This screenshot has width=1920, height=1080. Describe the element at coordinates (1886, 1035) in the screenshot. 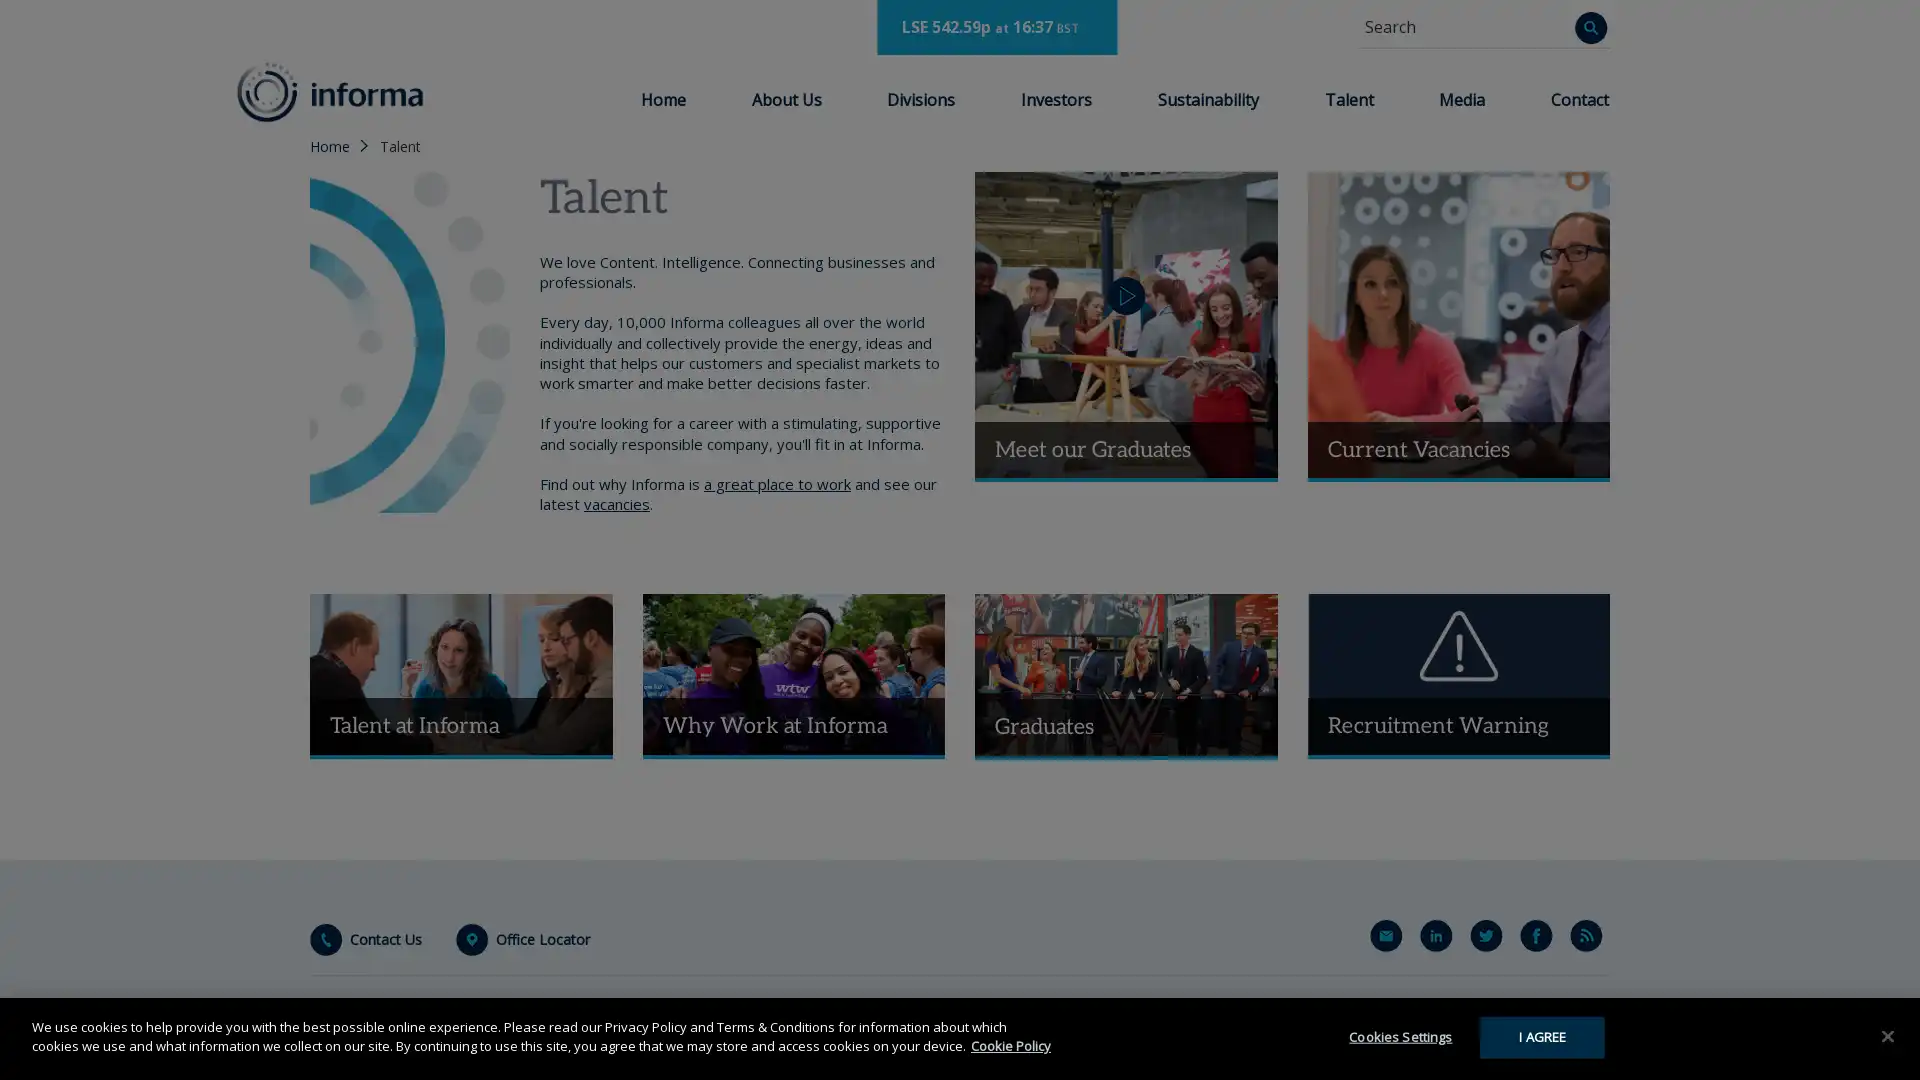

I see `Close` at that location.